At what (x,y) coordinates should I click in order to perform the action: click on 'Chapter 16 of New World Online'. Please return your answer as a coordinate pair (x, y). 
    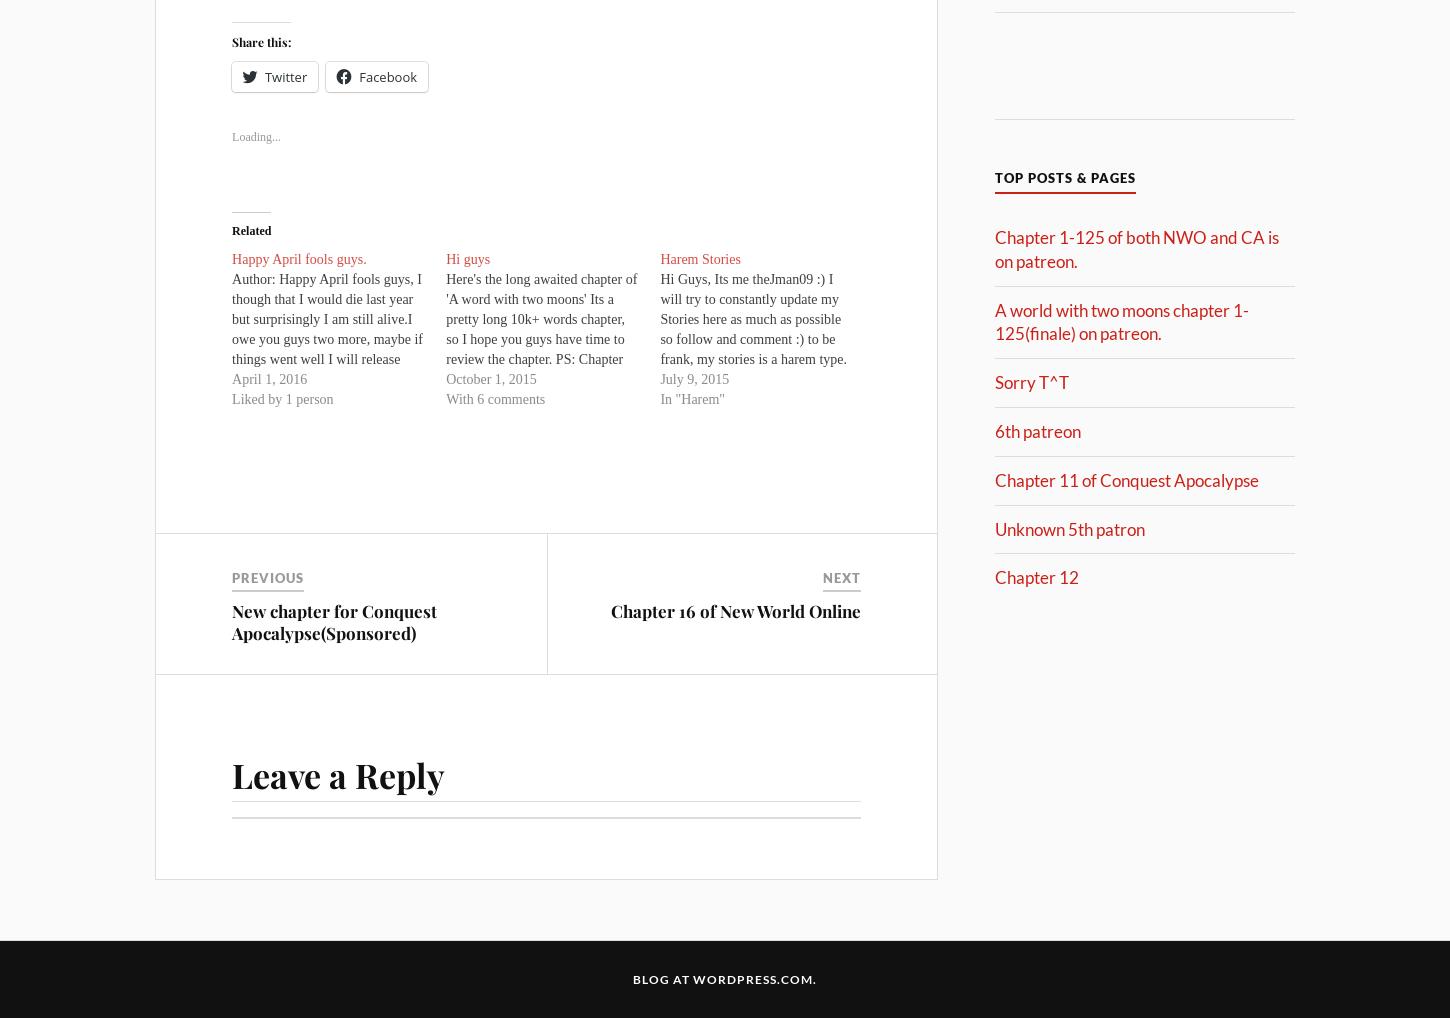
    Looking at the image, I should click on (736, 606).